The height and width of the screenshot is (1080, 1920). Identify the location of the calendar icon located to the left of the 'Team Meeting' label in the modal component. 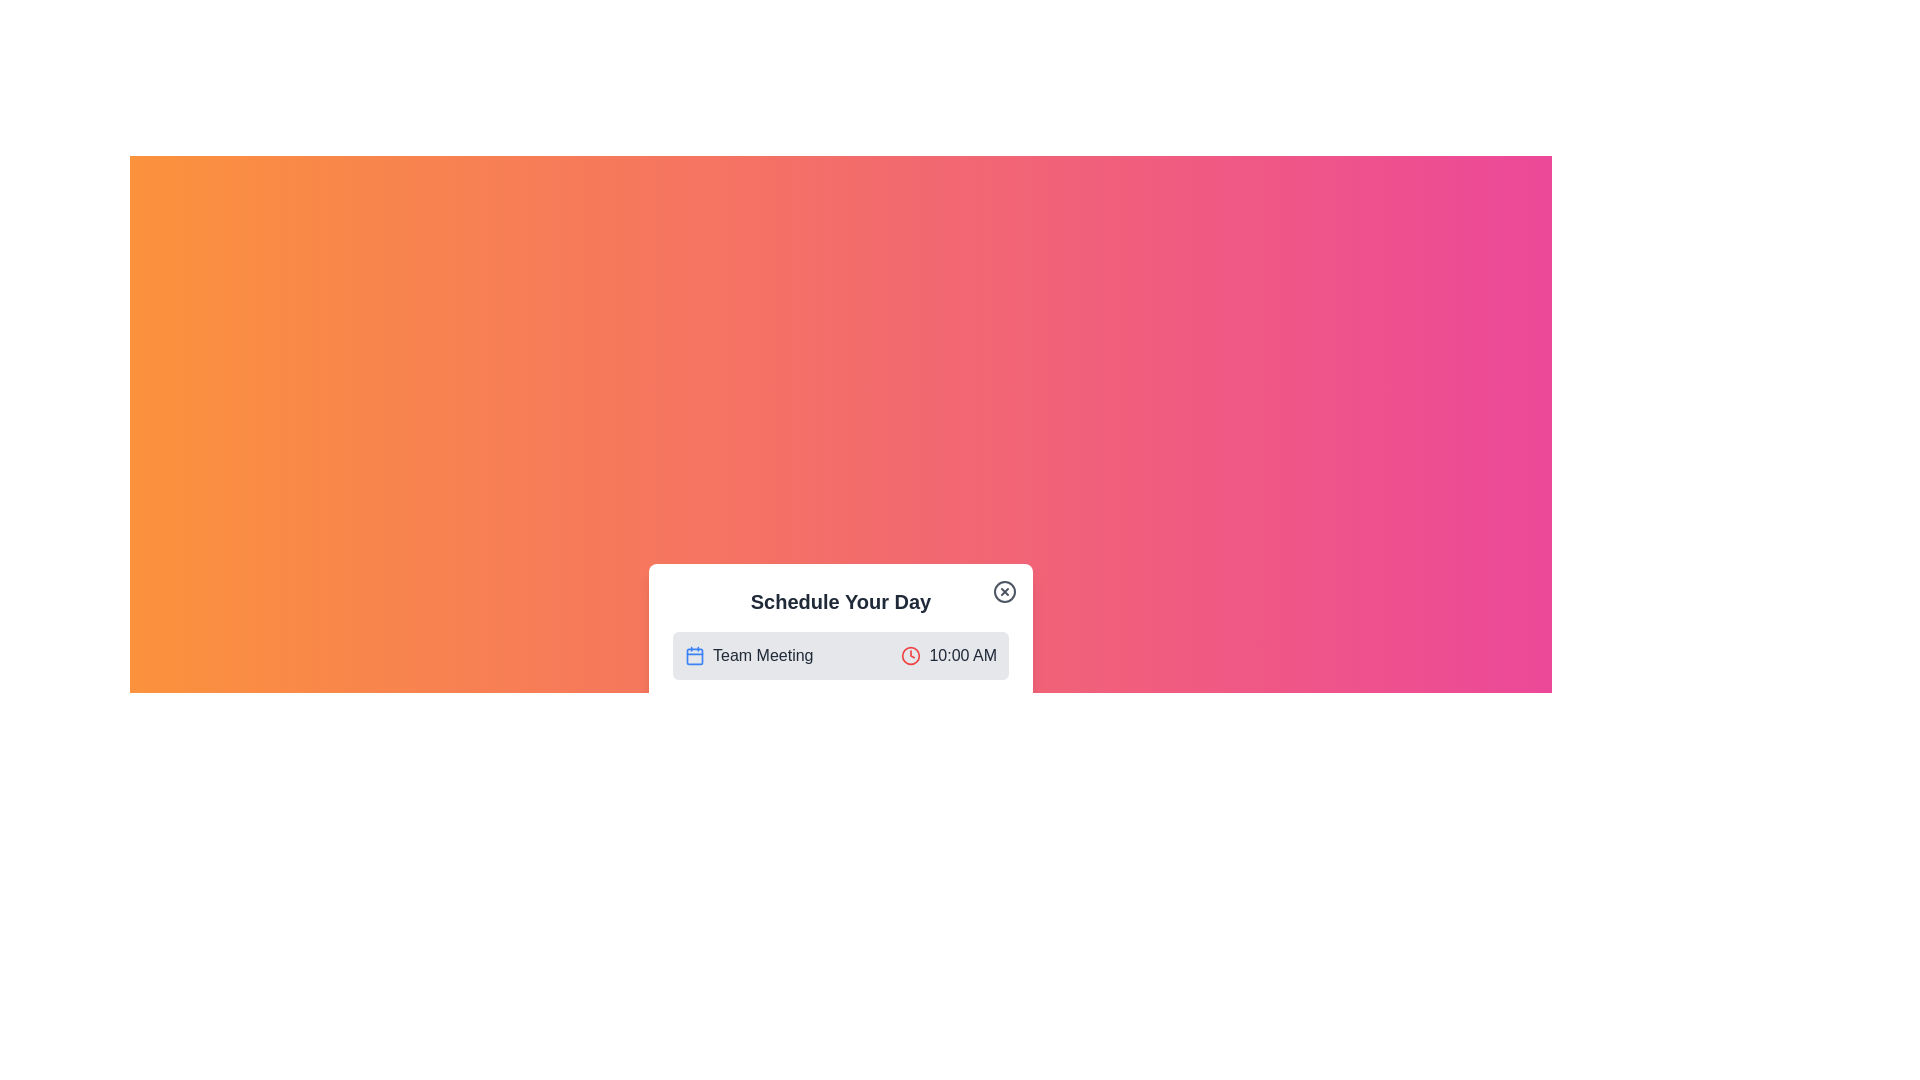
(695, 655).